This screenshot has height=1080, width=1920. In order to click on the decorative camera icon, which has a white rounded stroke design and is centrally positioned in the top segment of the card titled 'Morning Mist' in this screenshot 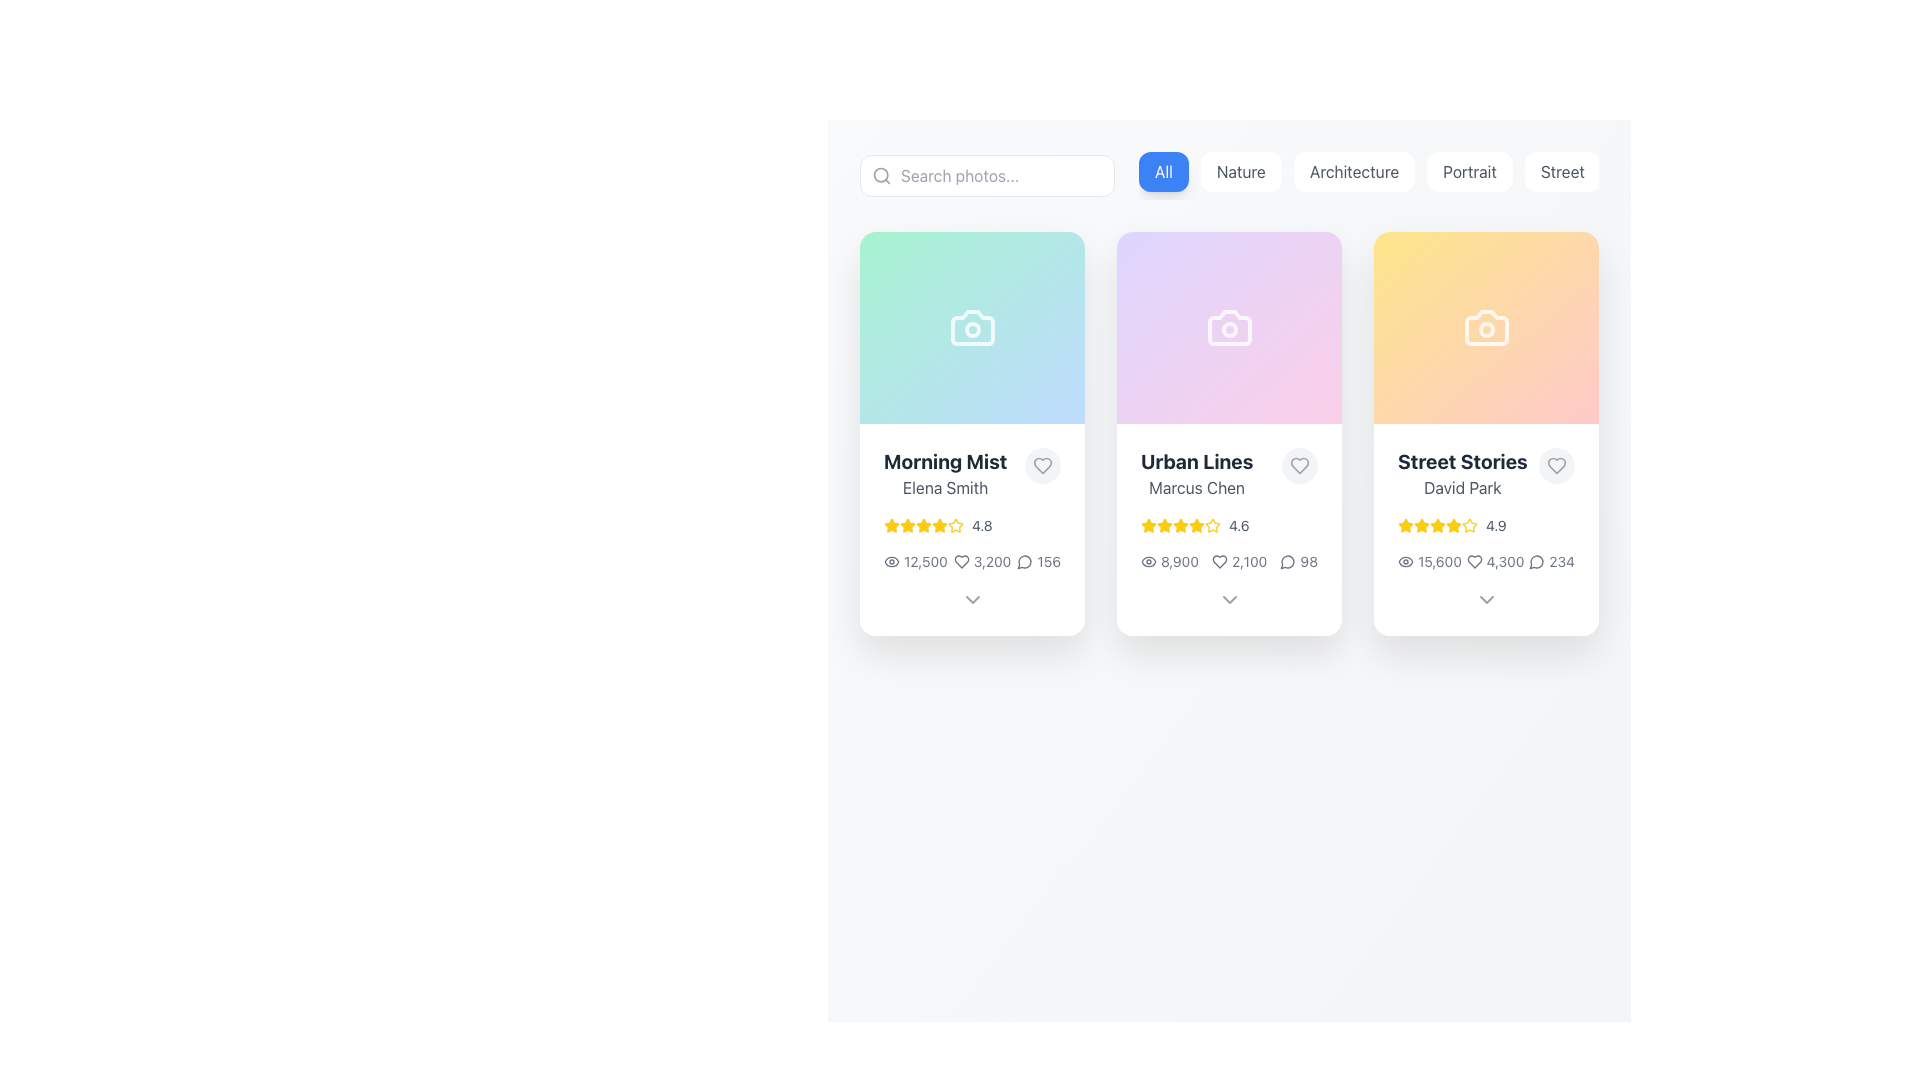, I will do `click(972, 326)`.